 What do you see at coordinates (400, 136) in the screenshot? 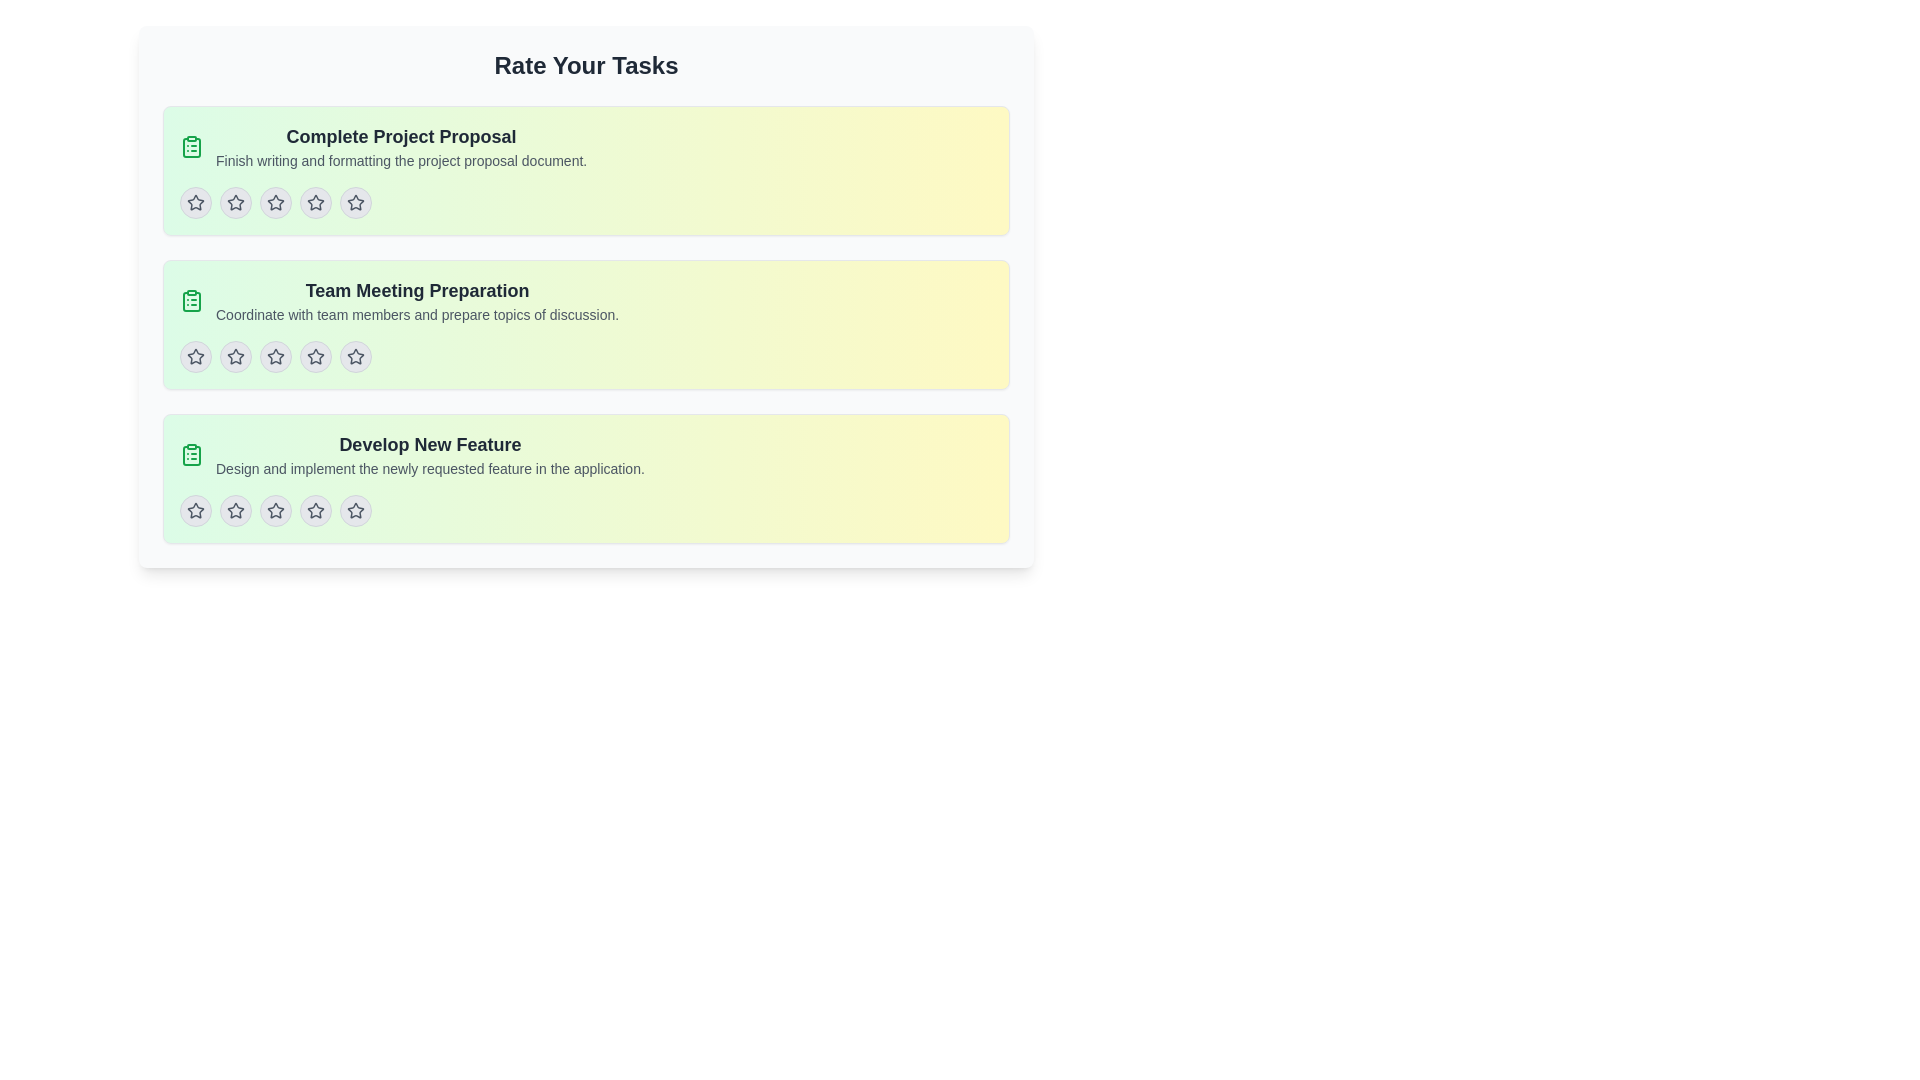
I see `the text header styled with a bold typeface in a large font size, colored in dark gray, located at the top of a light greenish-yellow box, which is the title of the first task card` at bounding box center [400, 136].